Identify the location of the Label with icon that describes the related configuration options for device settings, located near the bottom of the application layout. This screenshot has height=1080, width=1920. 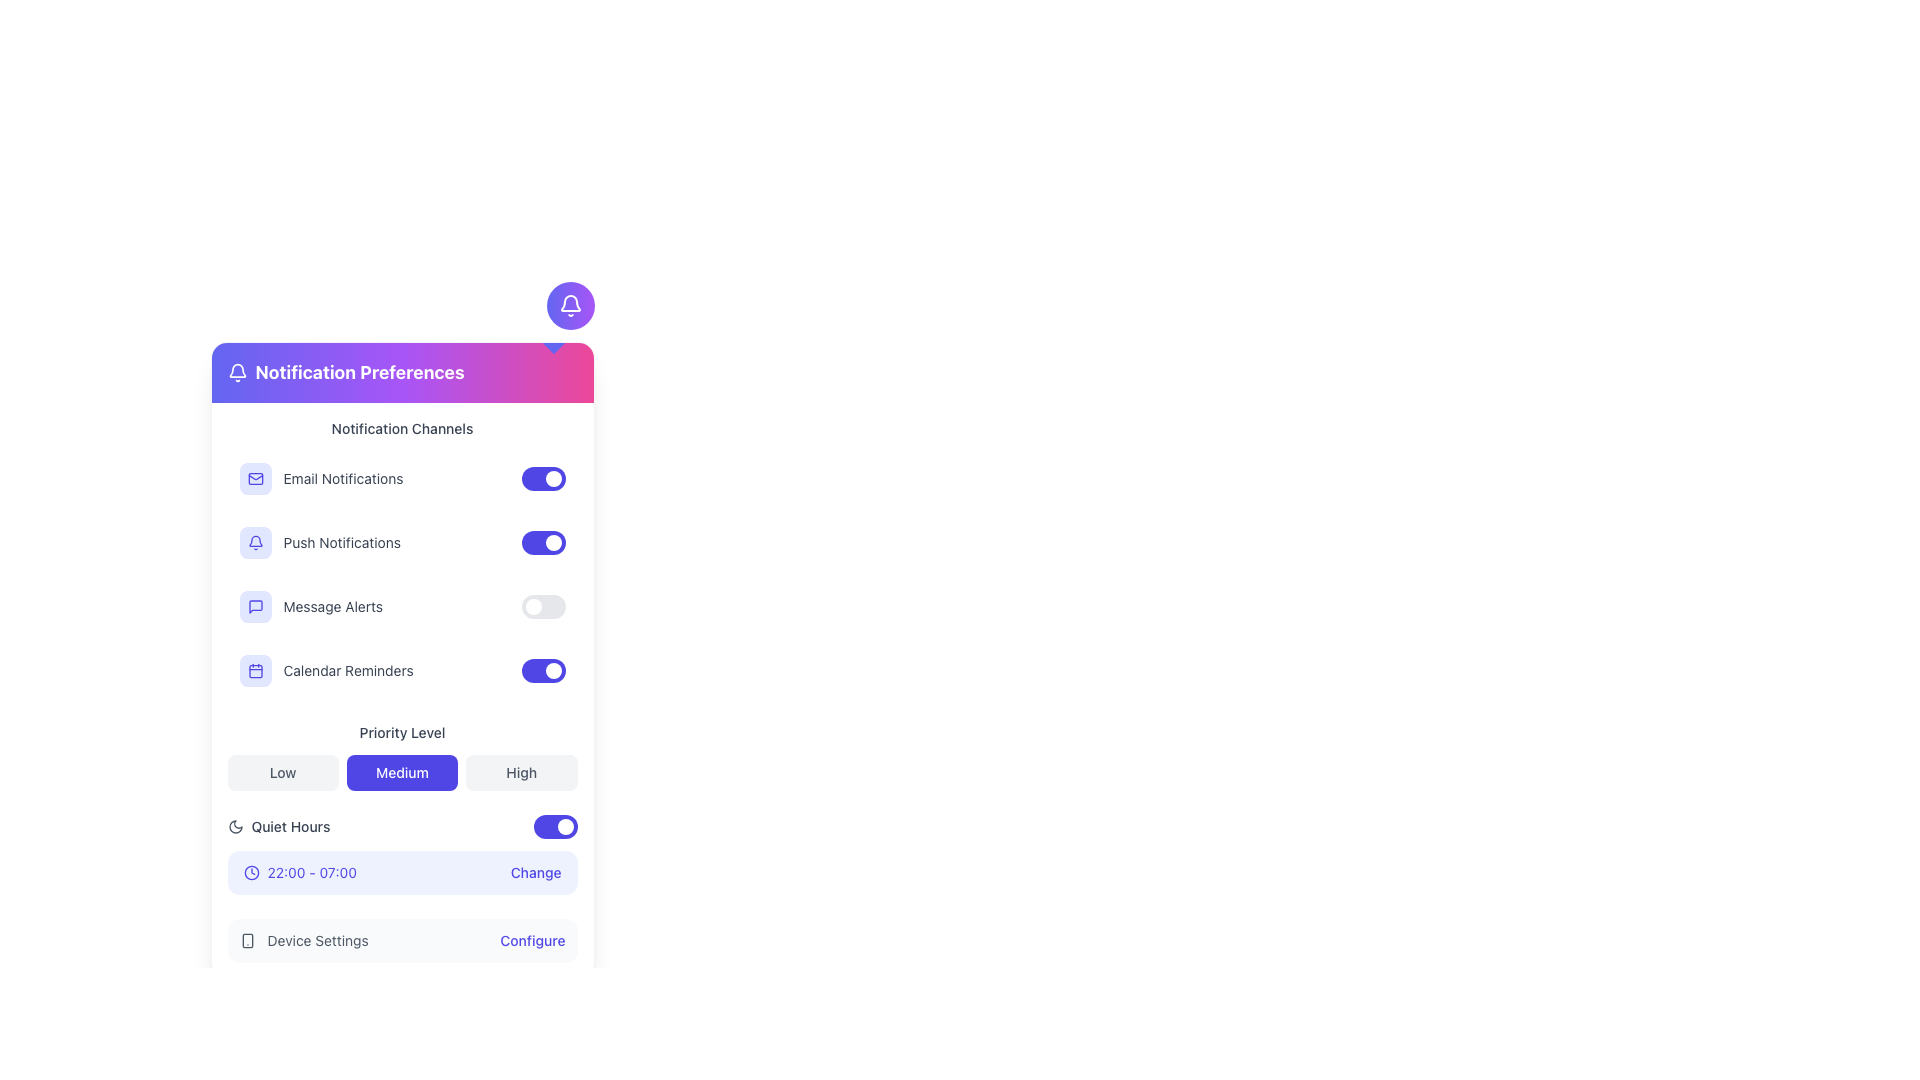
(303, 941).